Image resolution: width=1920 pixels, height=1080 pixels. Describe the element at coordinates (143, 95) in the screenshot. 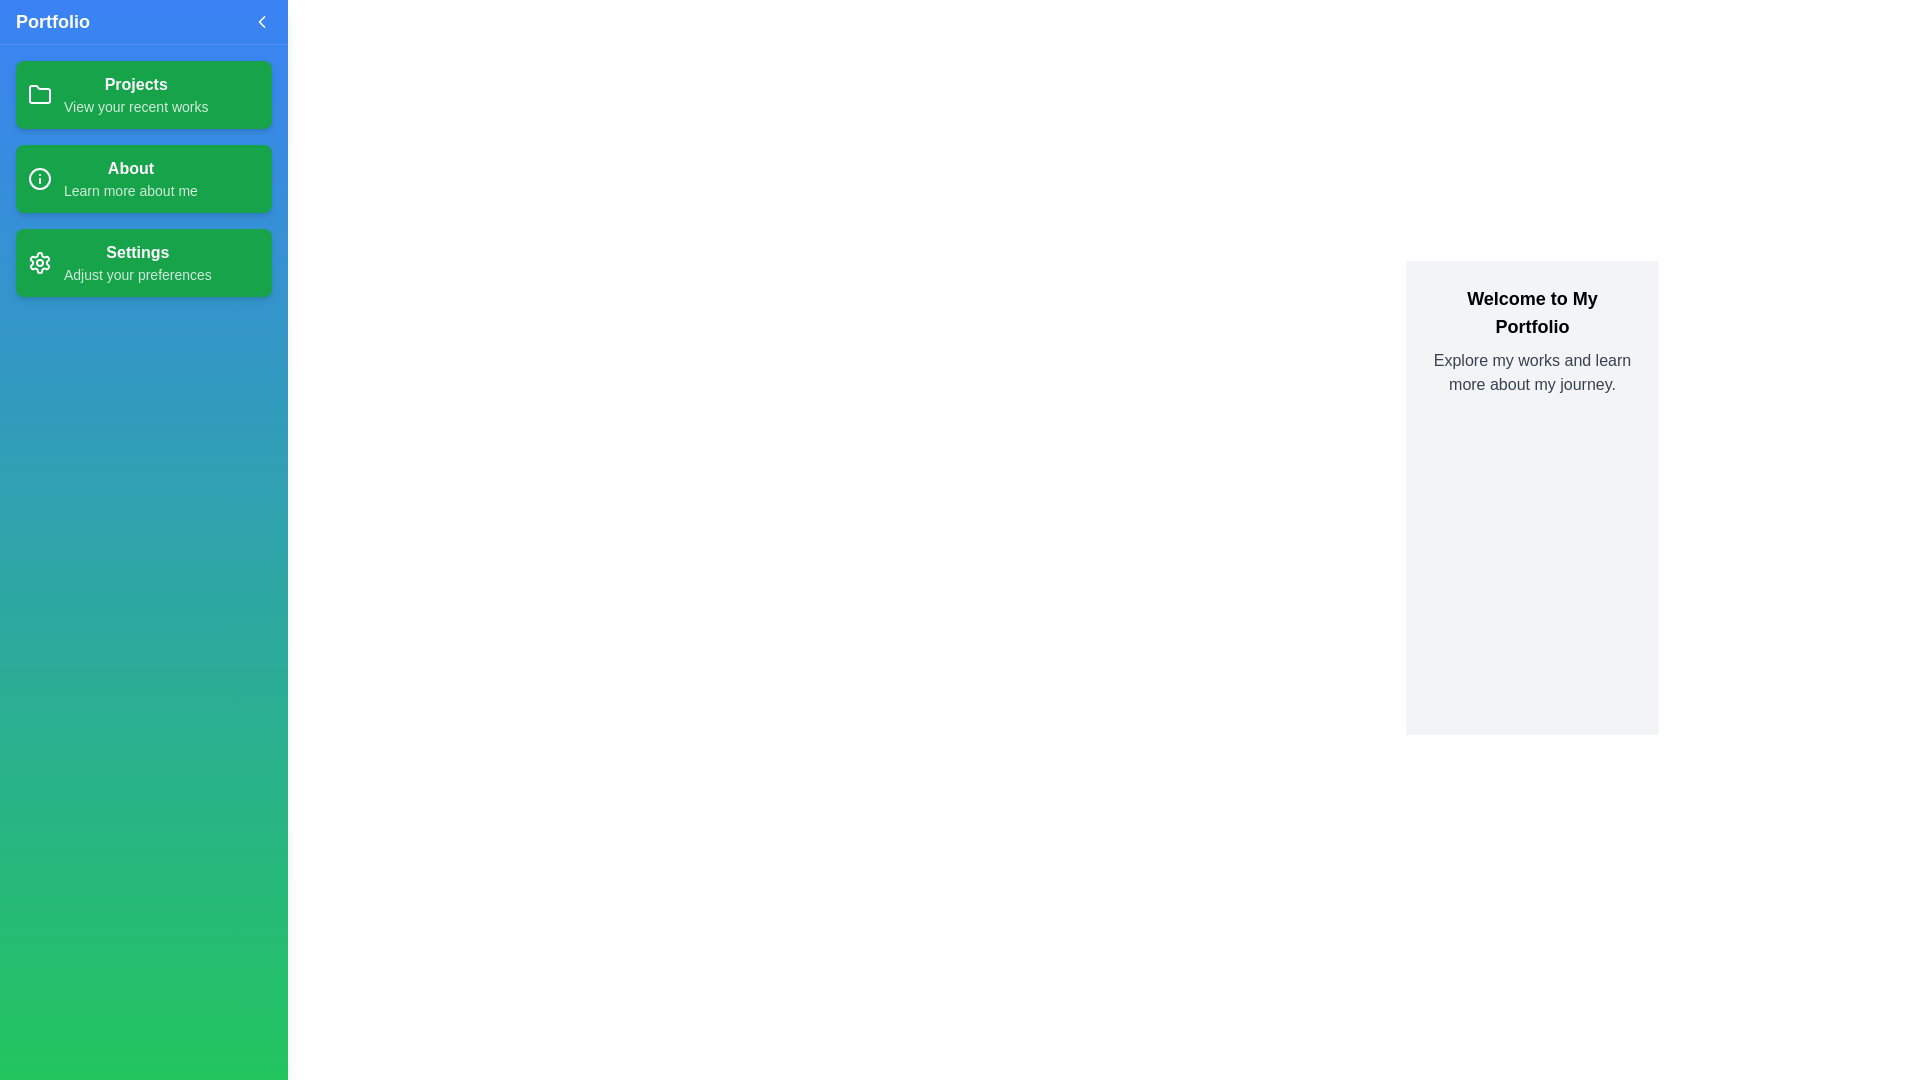

I see `the section labeled 'Projects' to observe its hover effect` at that location.